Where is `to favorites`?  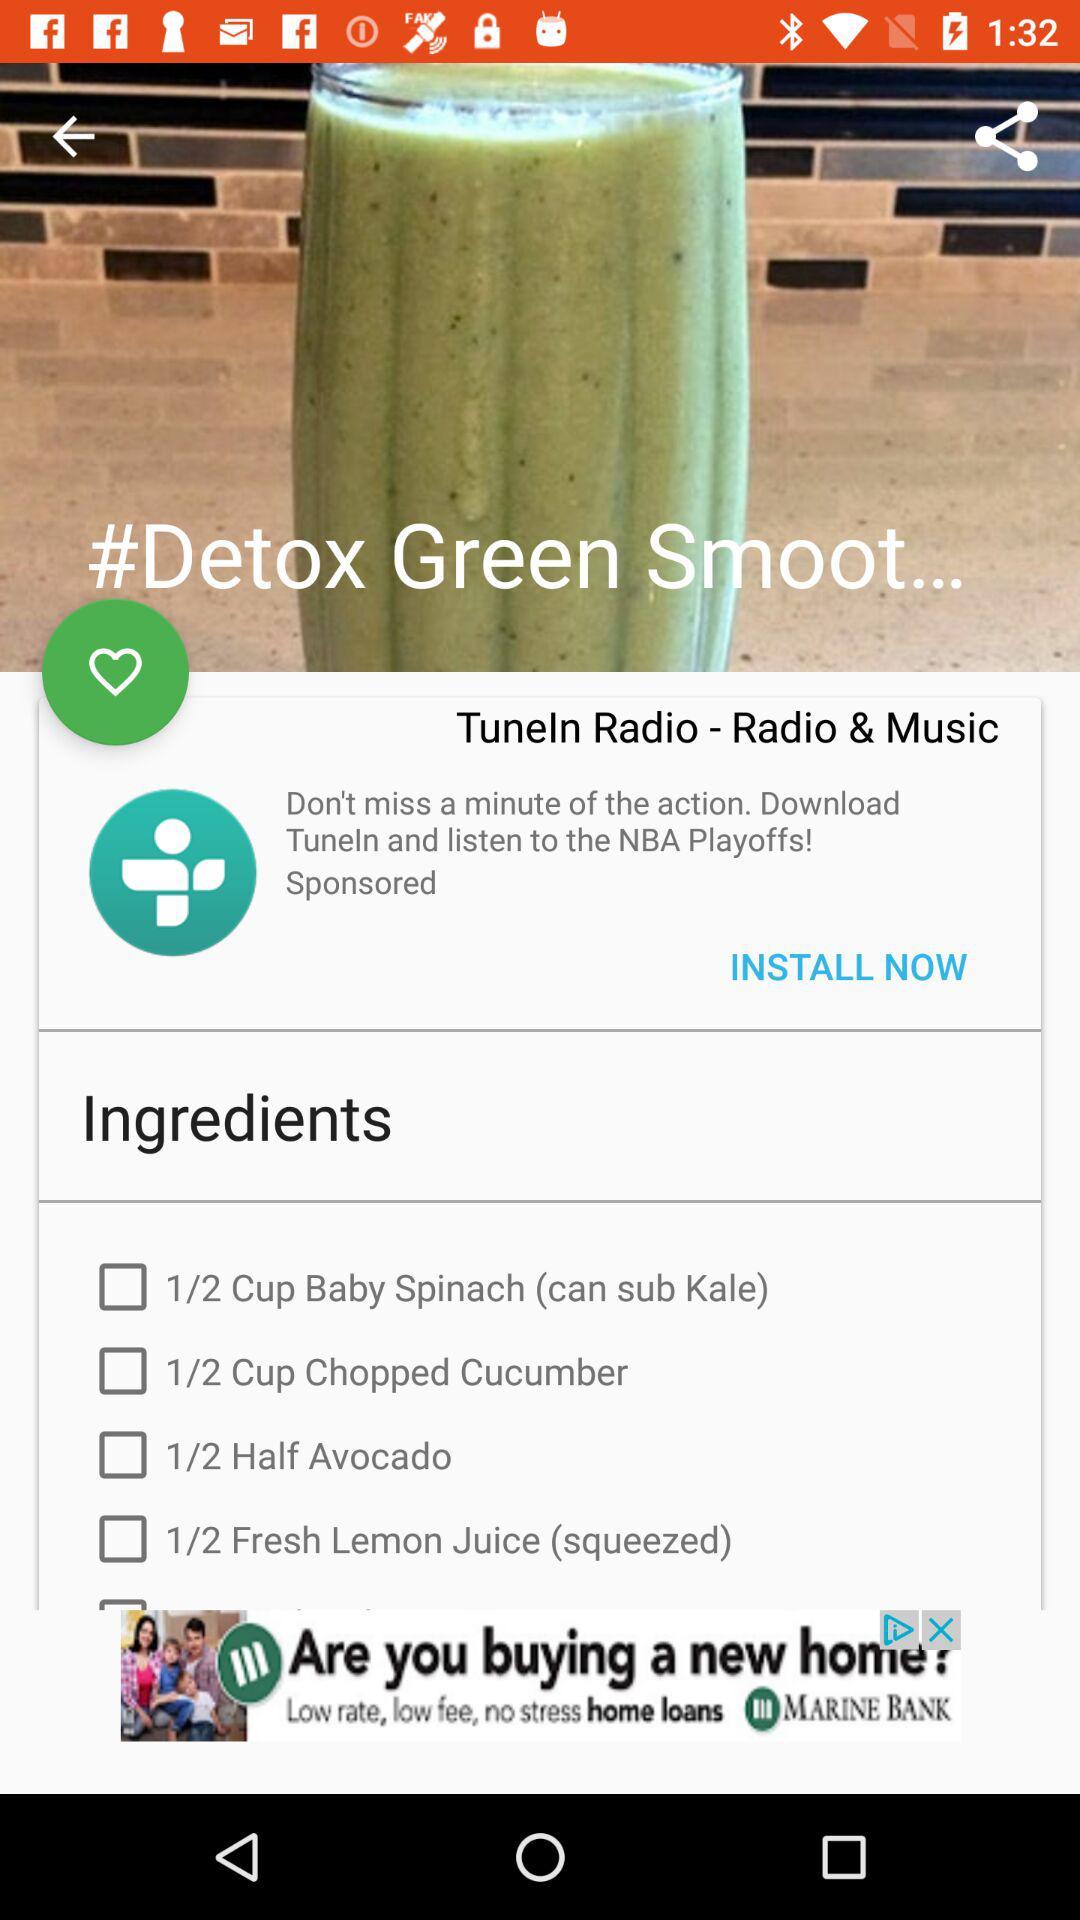
to favorites is located at coordinates (115, 672).